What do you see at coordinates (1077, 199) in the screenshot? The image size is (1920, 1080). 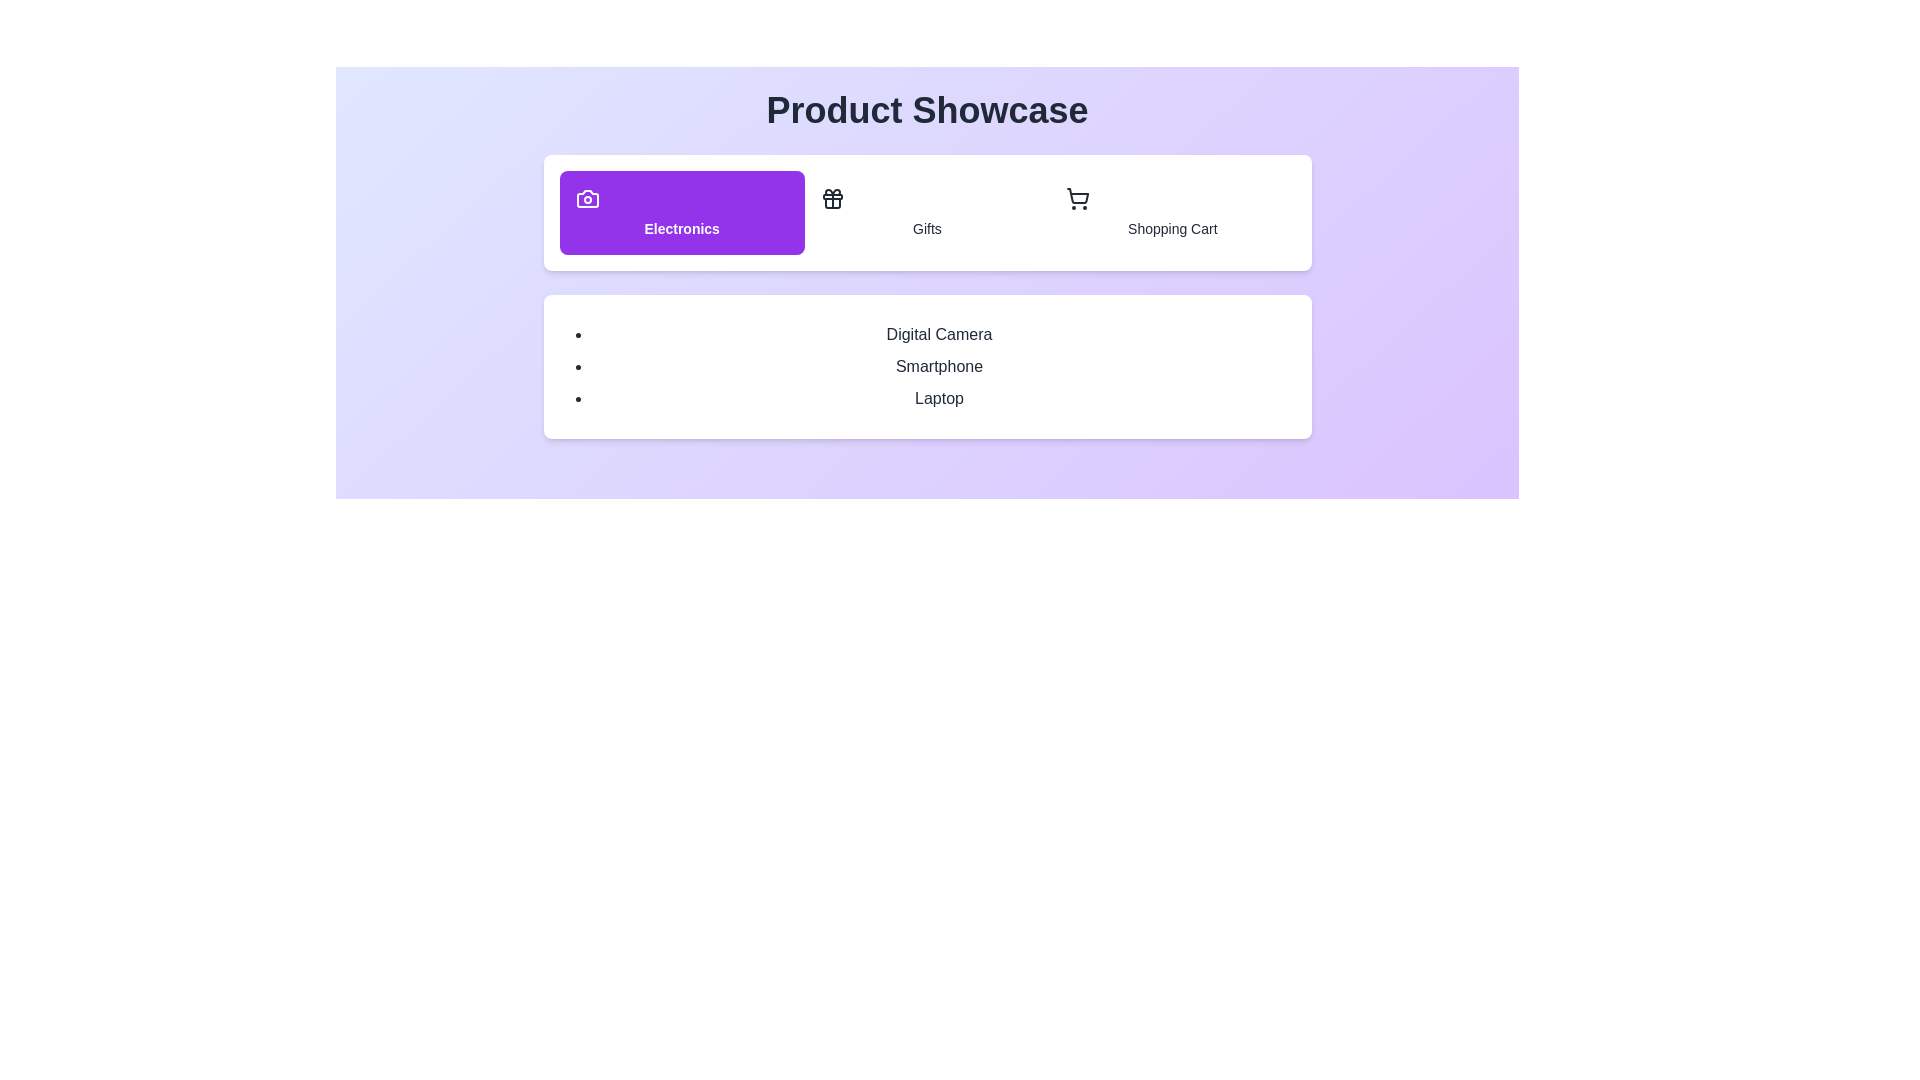 I see `the shopping cart icon button located in the third position from the left in a horizontal row of options, centered above the 'Shopping Cart' text label` at bounding box center [1077, 199].